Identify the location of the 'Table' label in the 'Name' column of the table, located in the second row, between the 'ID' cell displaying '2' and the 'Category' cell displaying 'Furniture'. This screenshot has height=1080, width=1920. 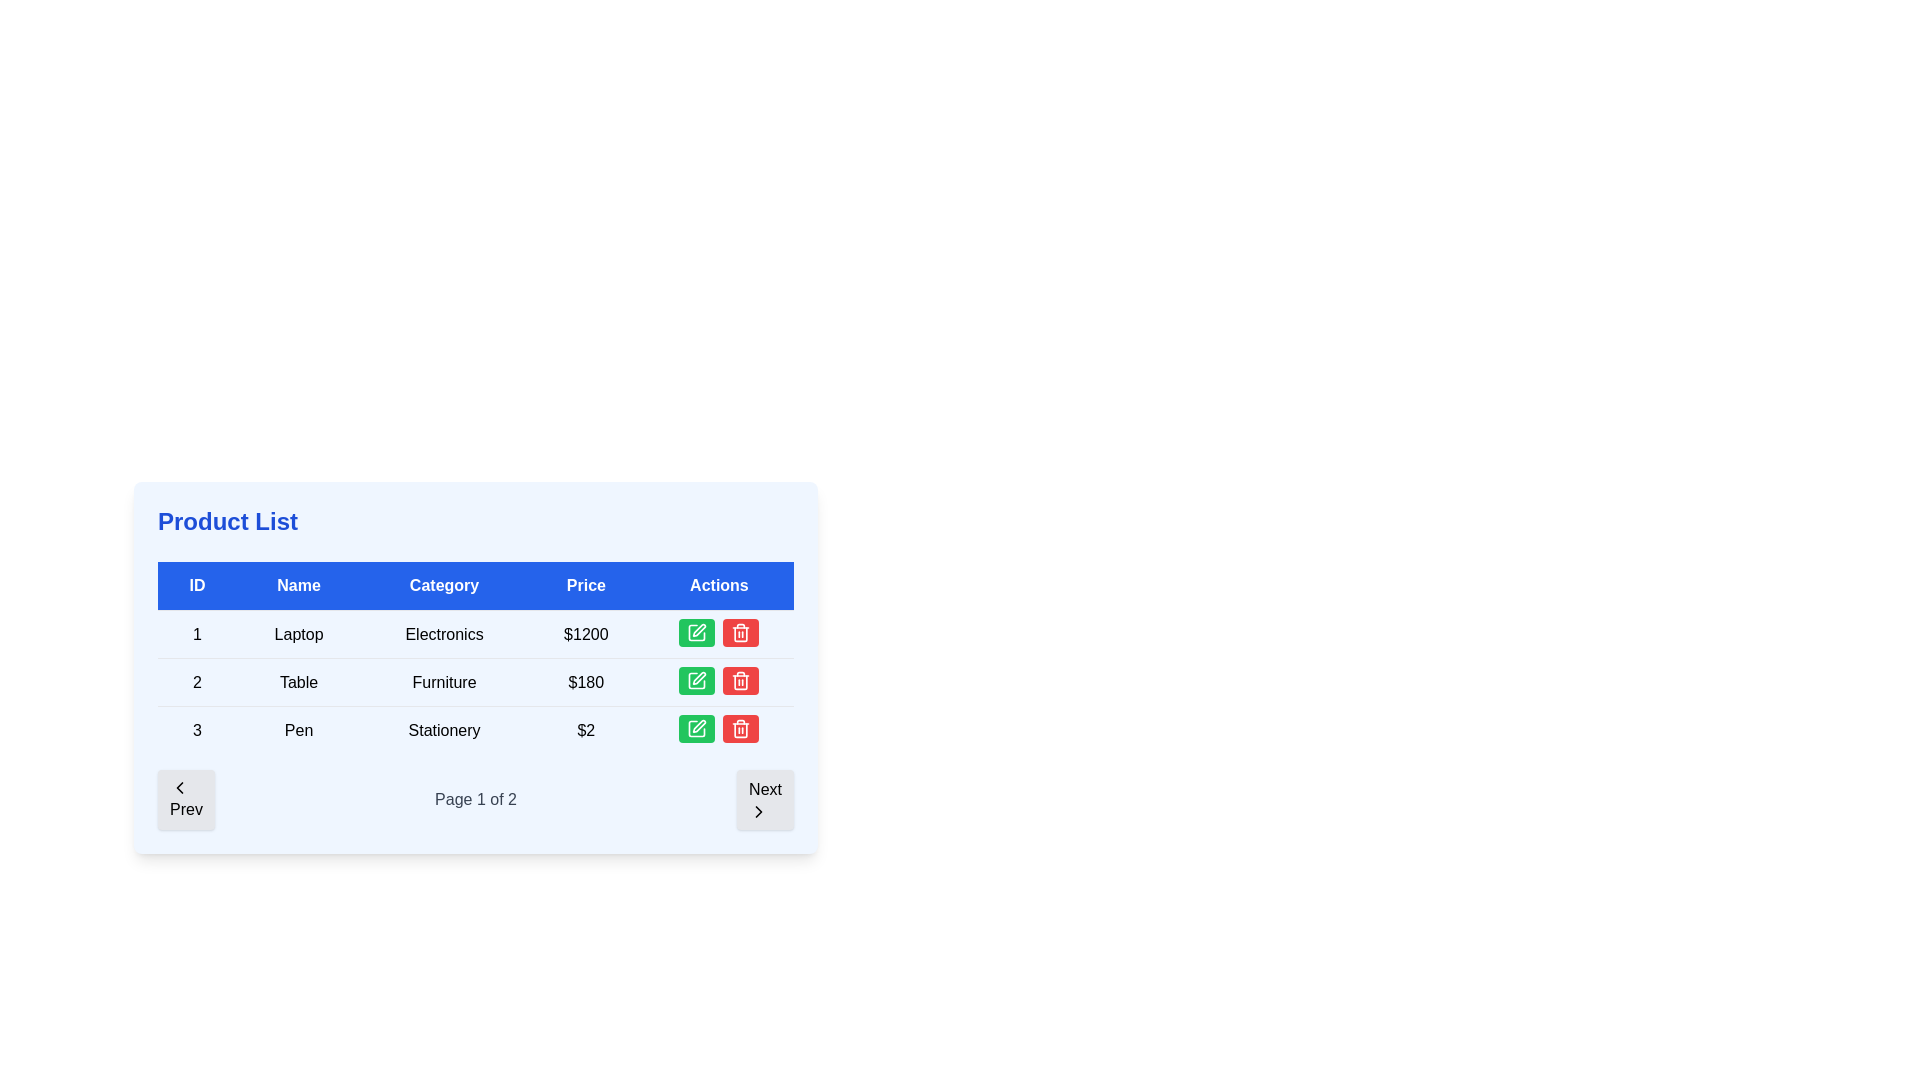
(298, 681).